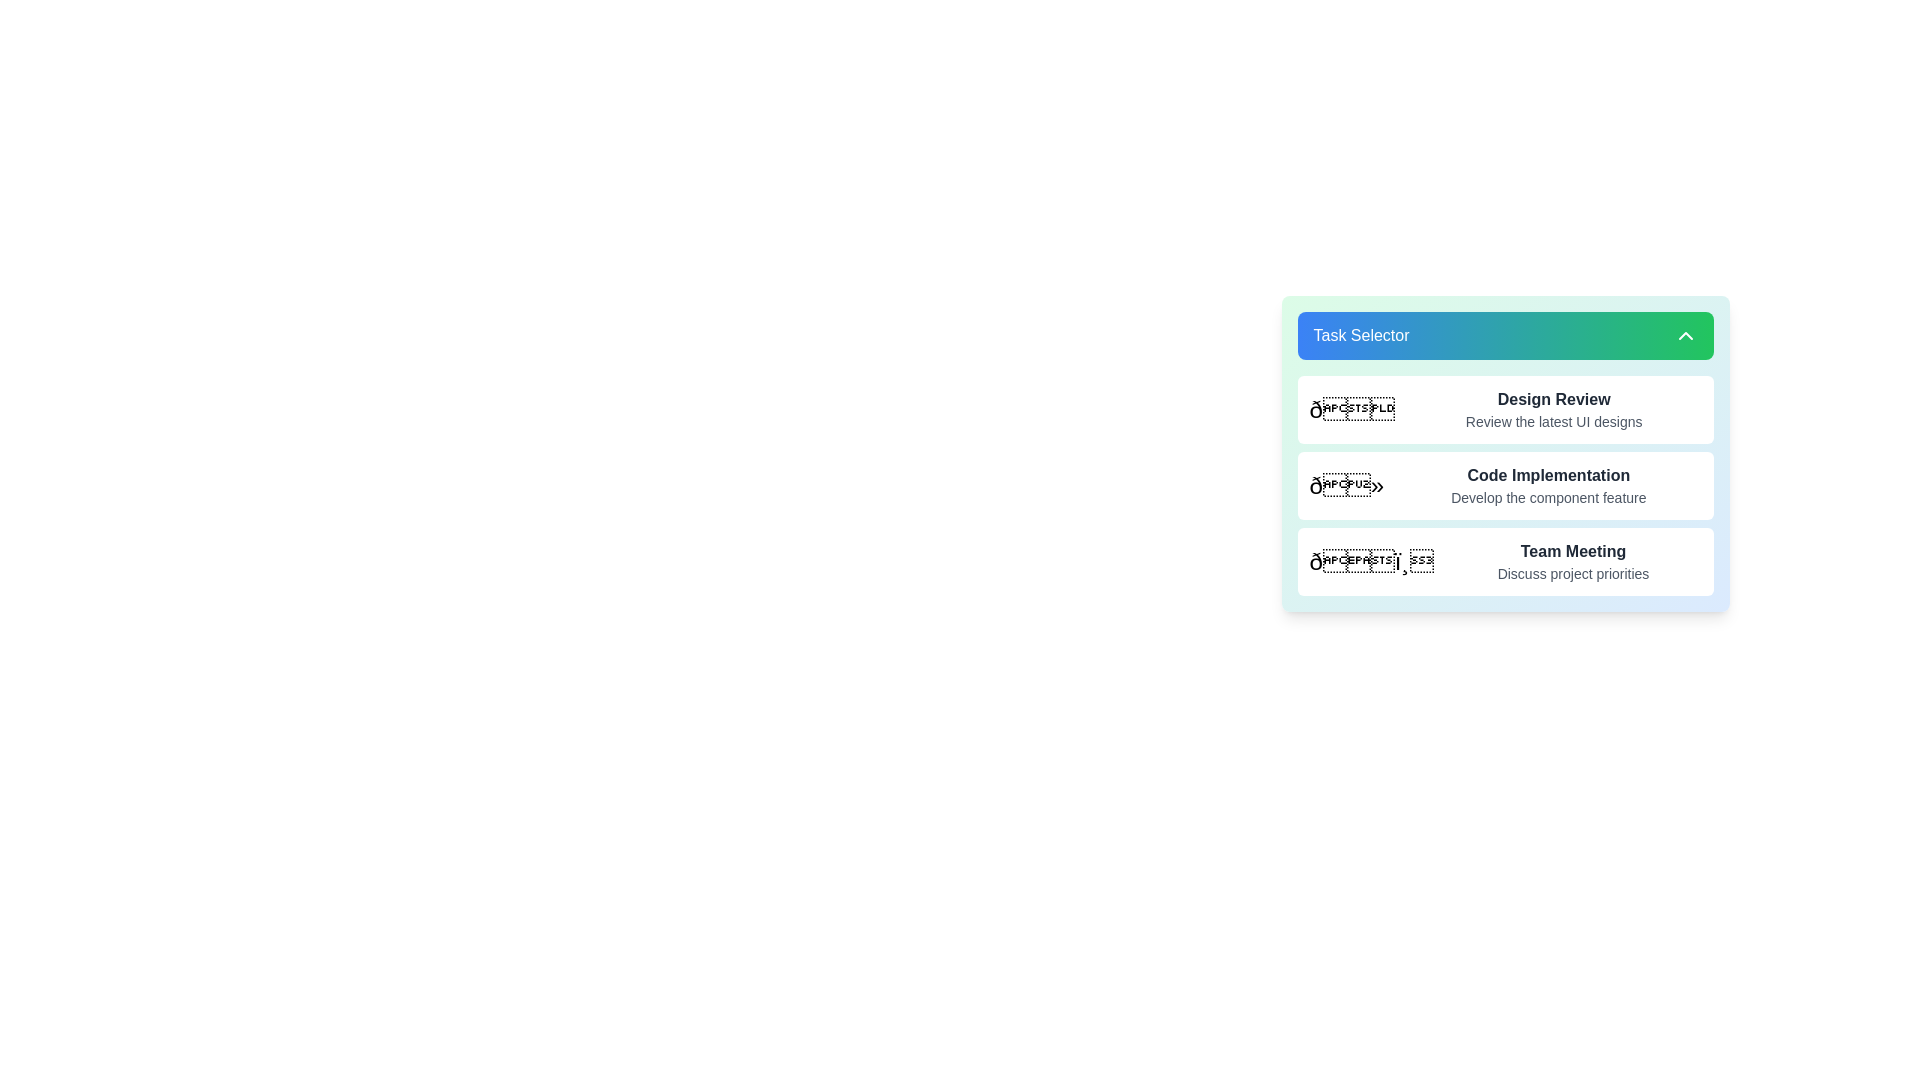 This screenshot has width=1920, height=1080. Describe the element at coordinates (1547, 475) in the screenshot. I see `the main label that serves as the title for the task or list entry located at the top of the second item in a vertically arranged list` at that location.